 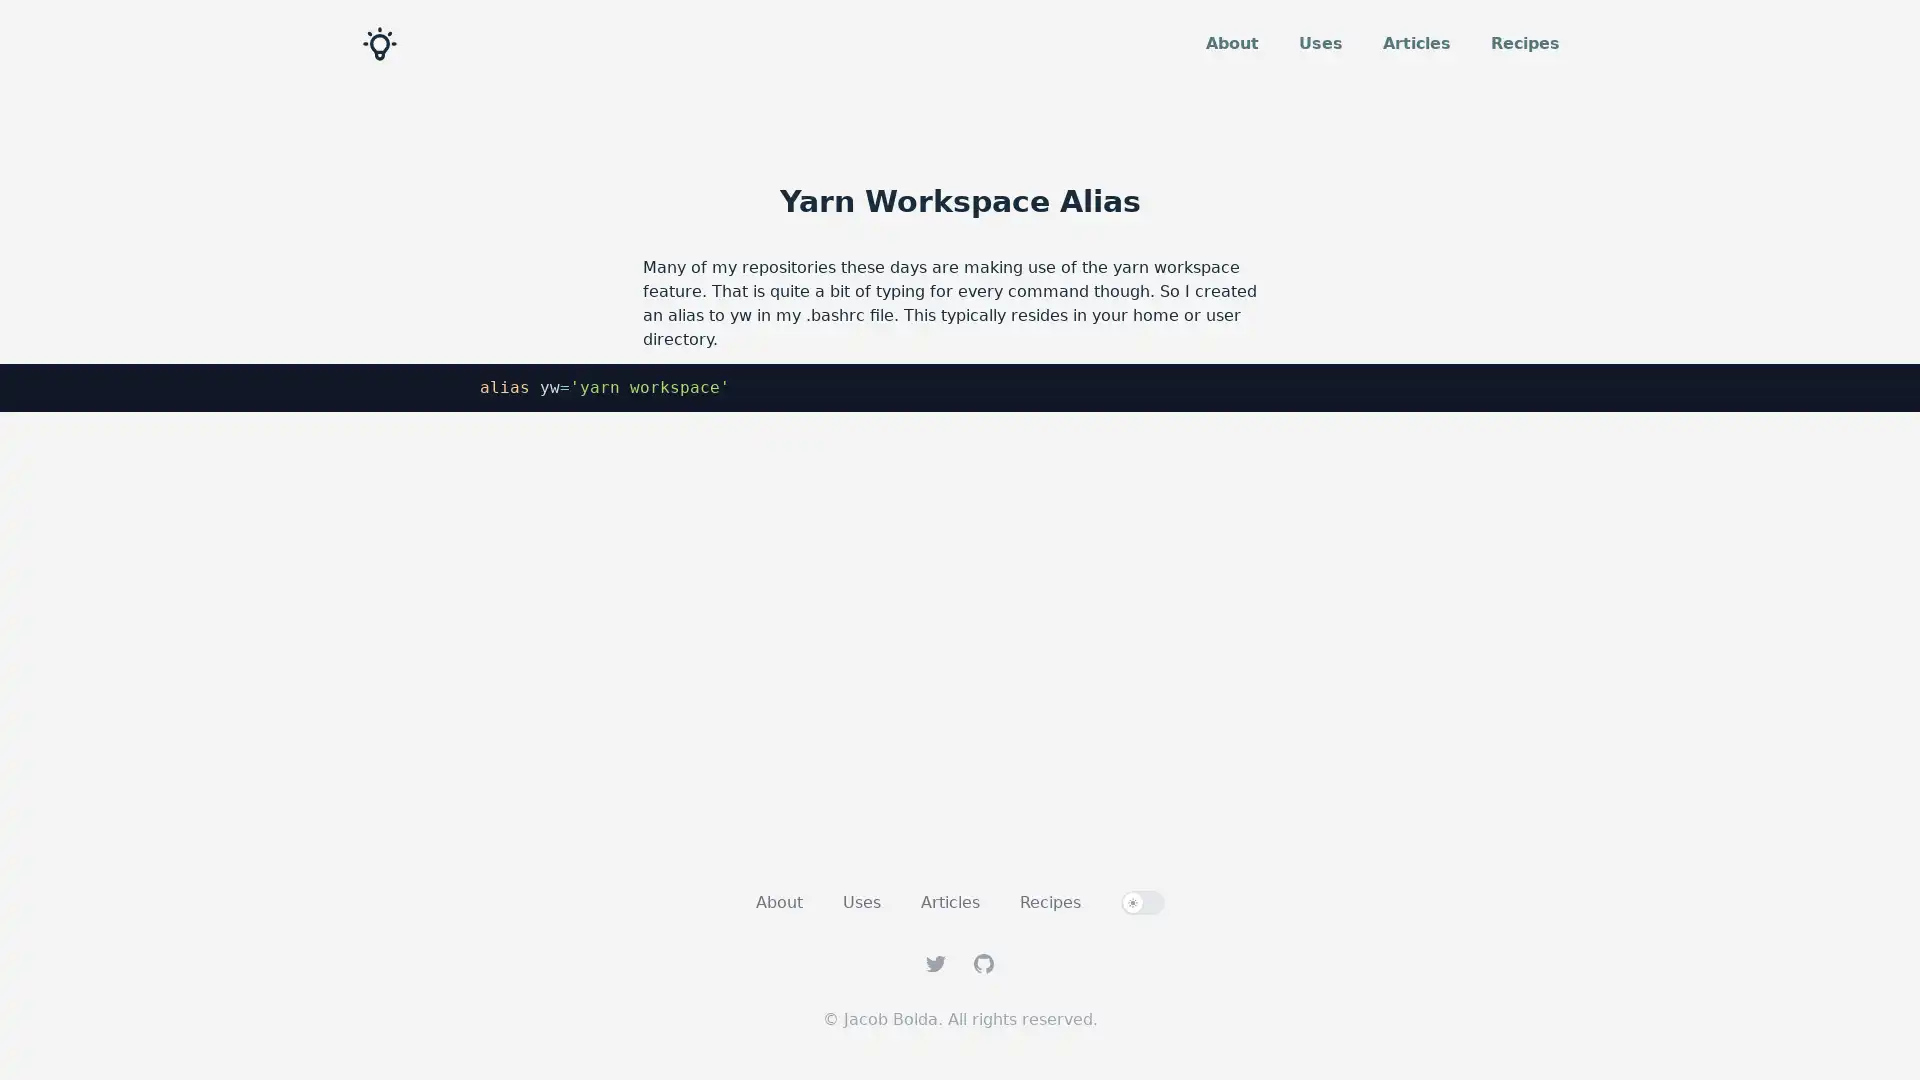 I want to click on toggle dark mode, so click(x=1142, y=902).